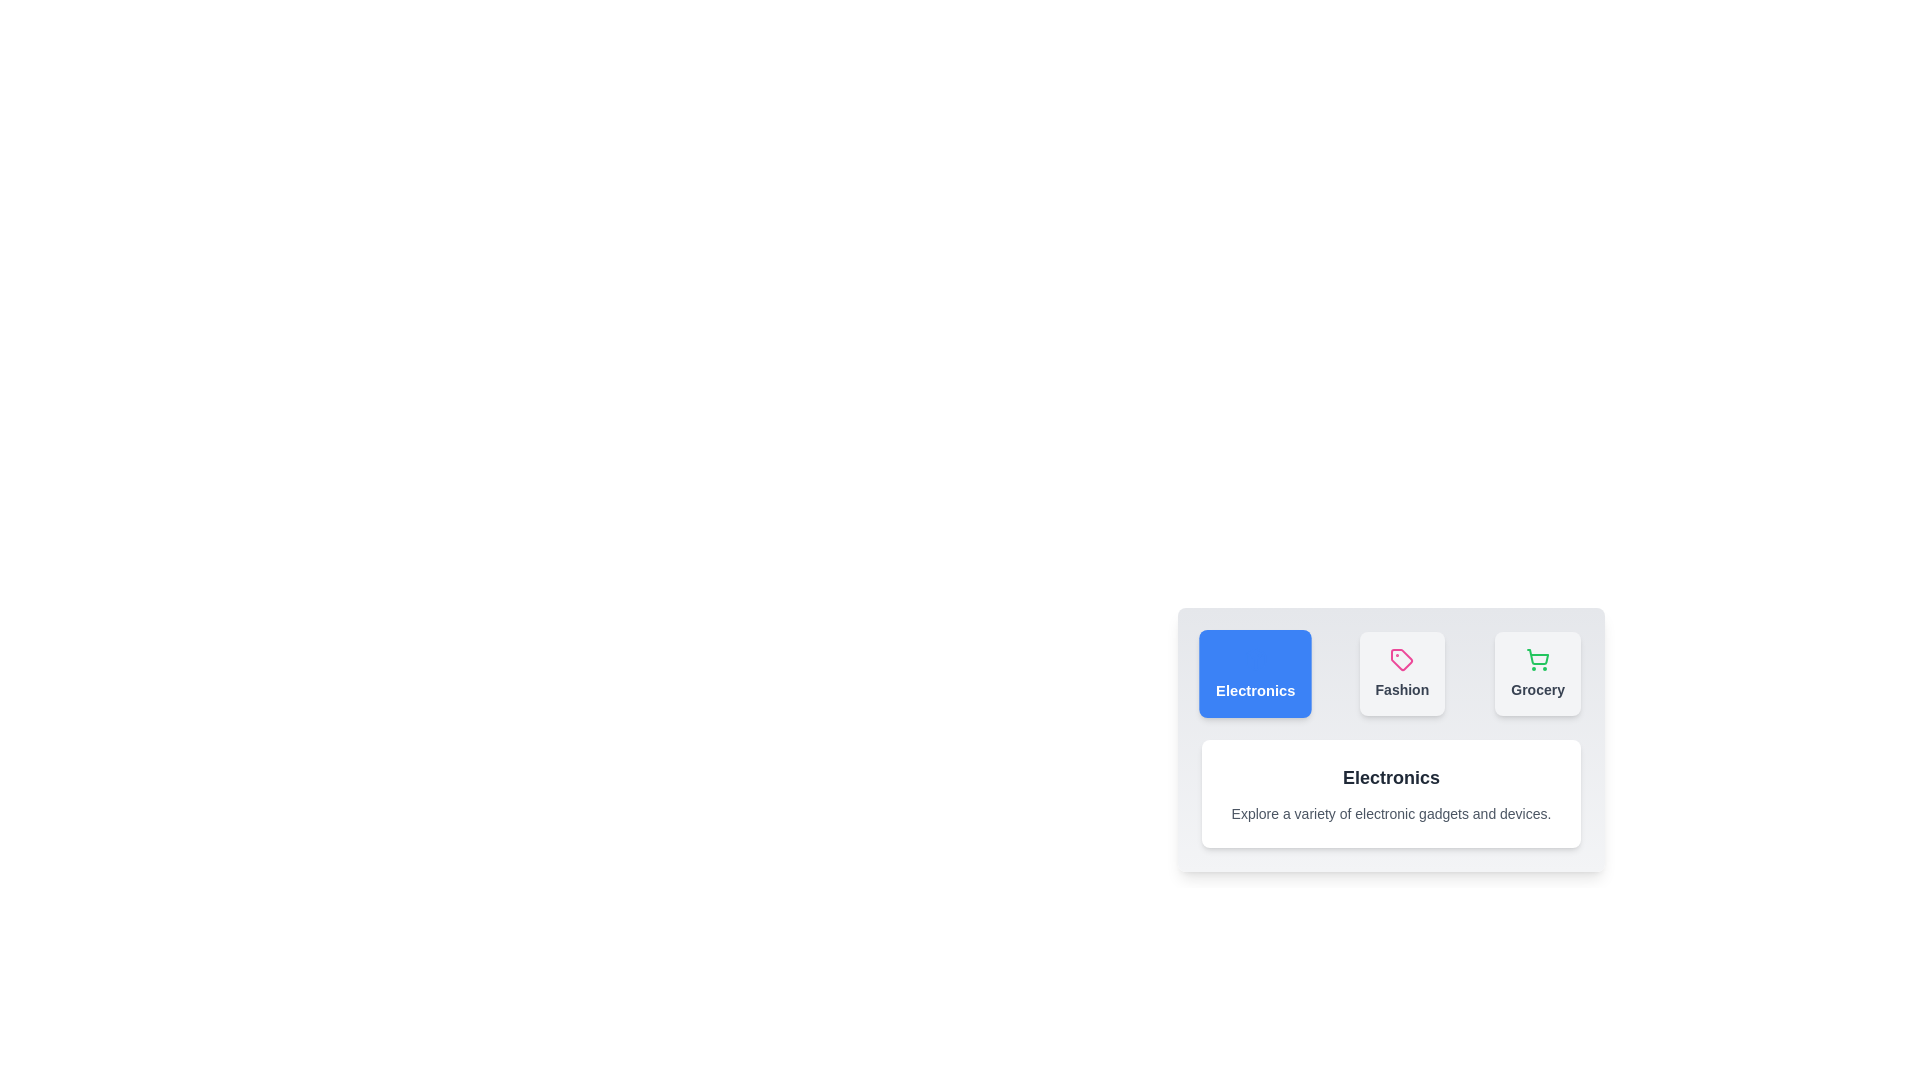 The image size is (1920, 1080). Describe the element at coordinates (1401, 674) in the screenshot. I see `the Fashion tab to observe the hover effect` at that location.